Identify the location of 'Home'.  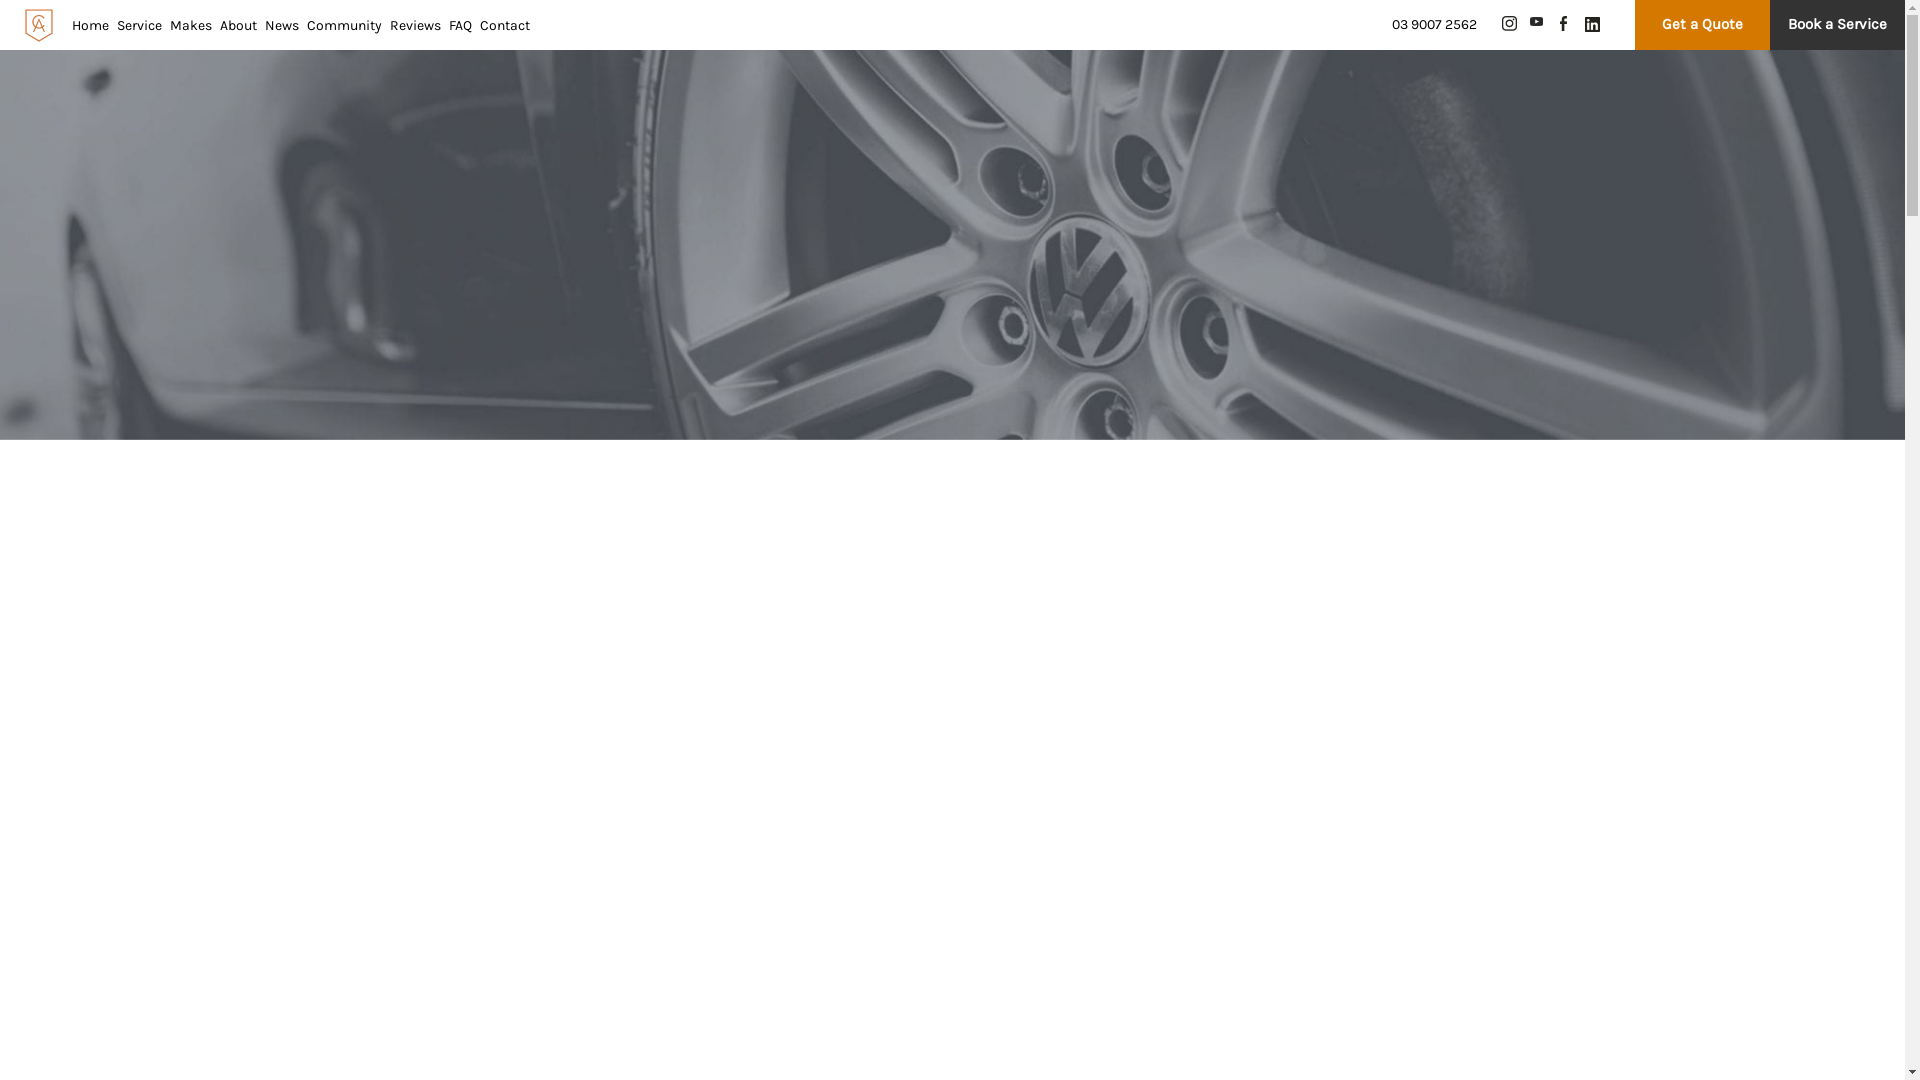
(89, 25).